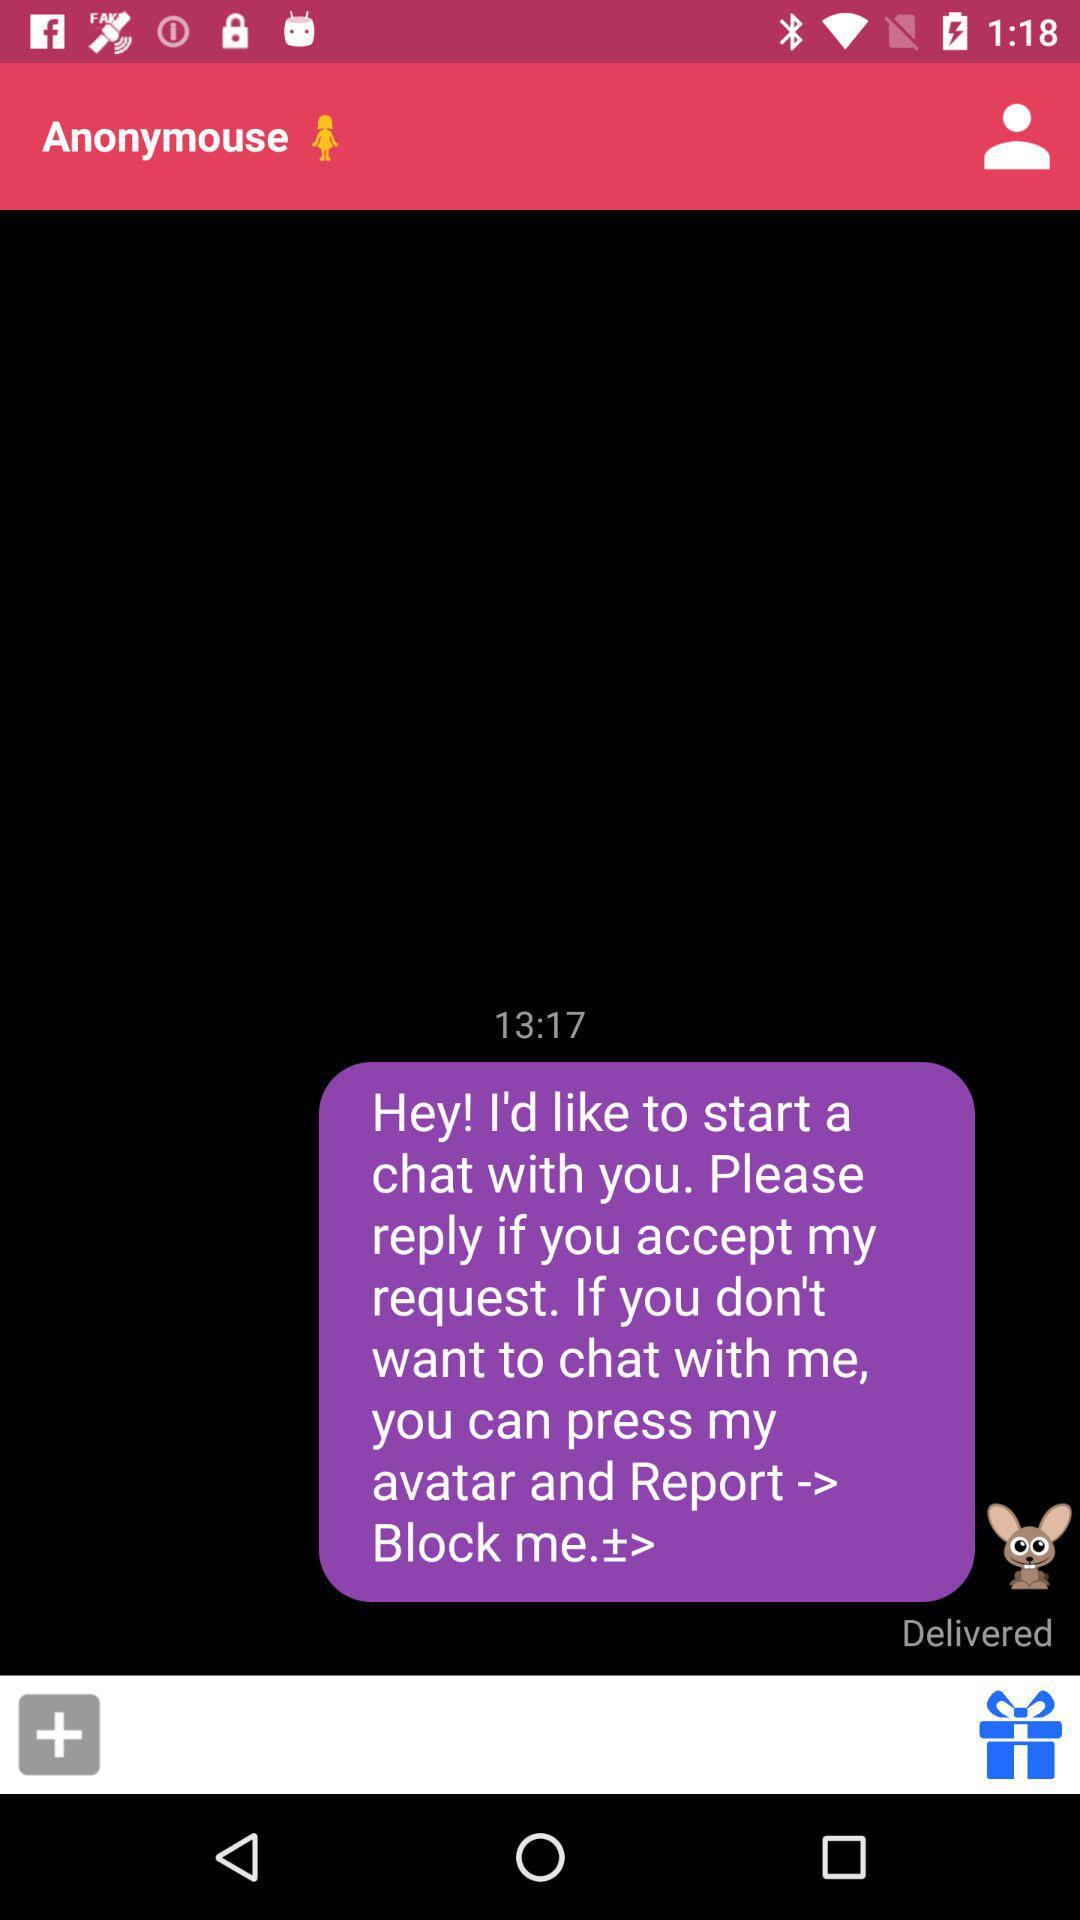 The width and height of the screenshot is (1080, 1920). What do you see at coordinates (58, 1733) in the screenshot?
I see `more options` at bounding box center [58, 1733].